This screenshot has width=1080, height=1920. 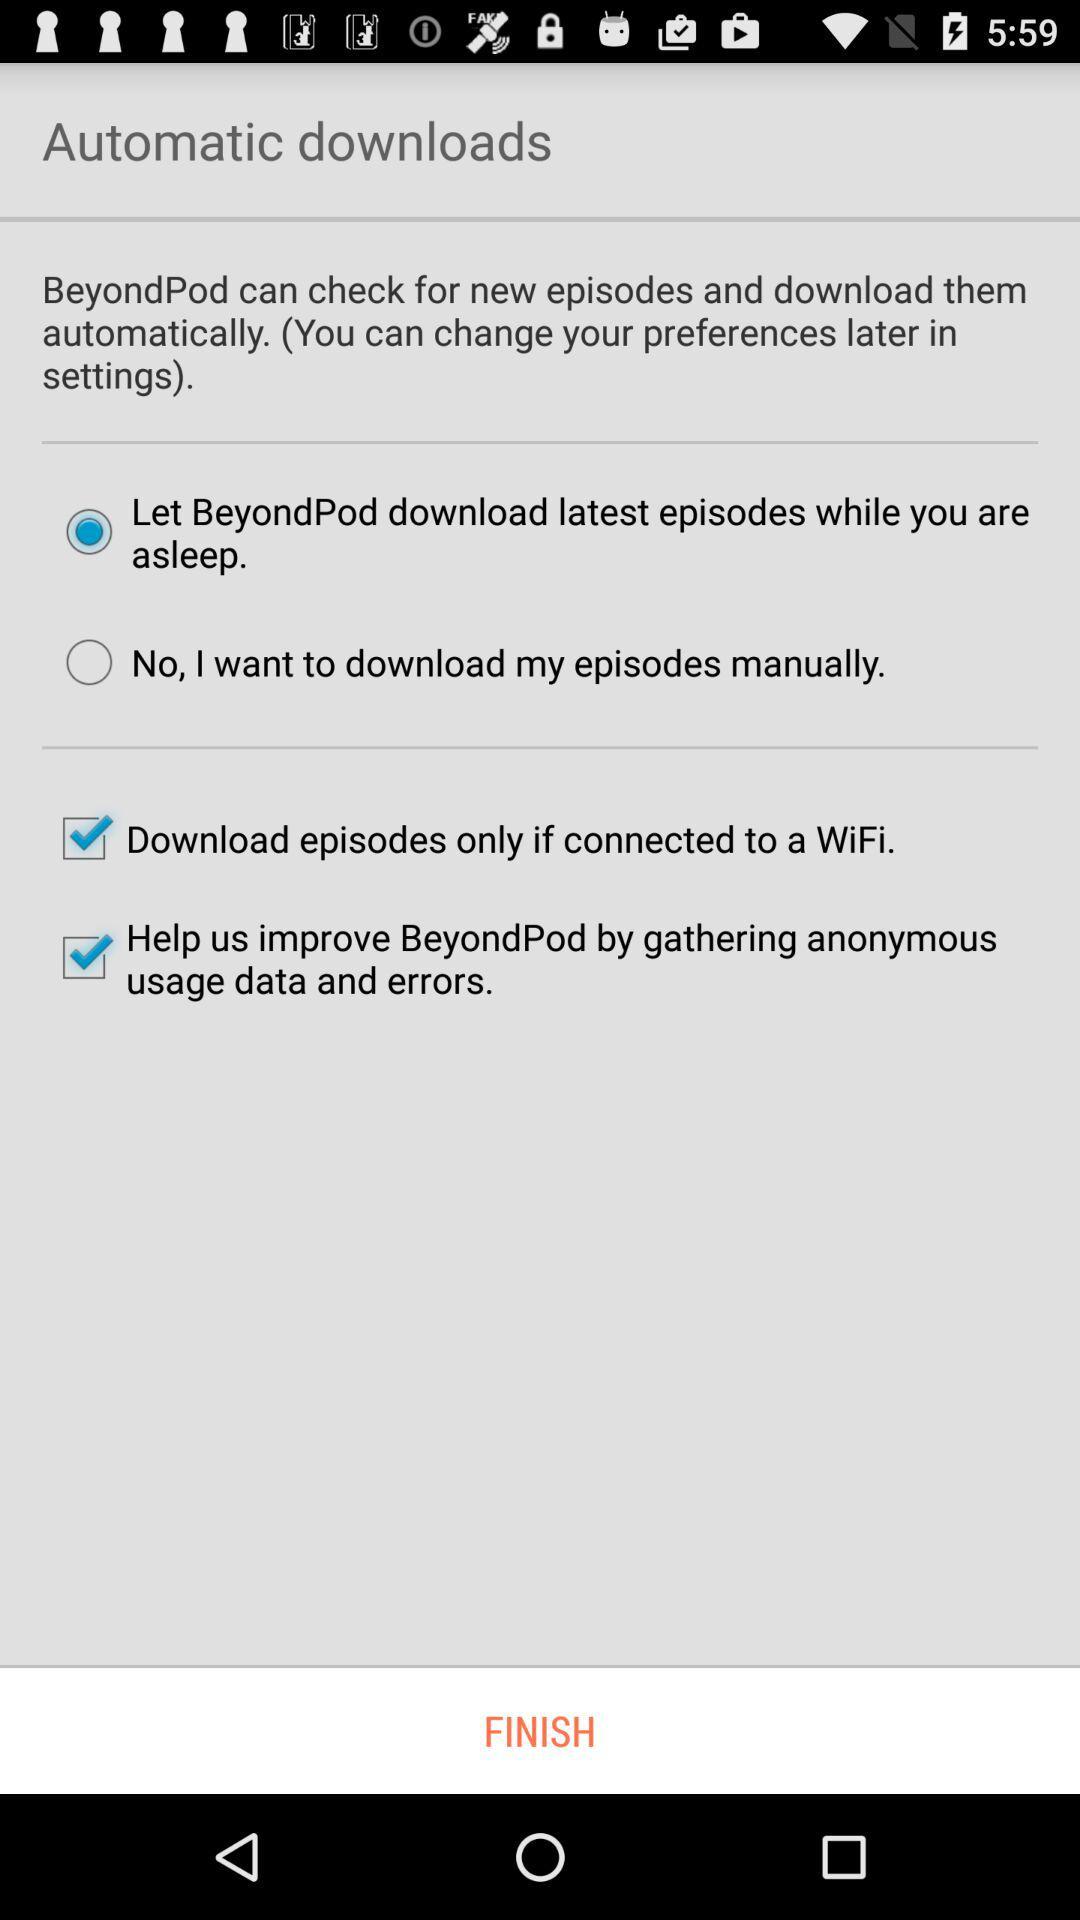 I want to click on help us improve icon, so click(x=540, y=957).